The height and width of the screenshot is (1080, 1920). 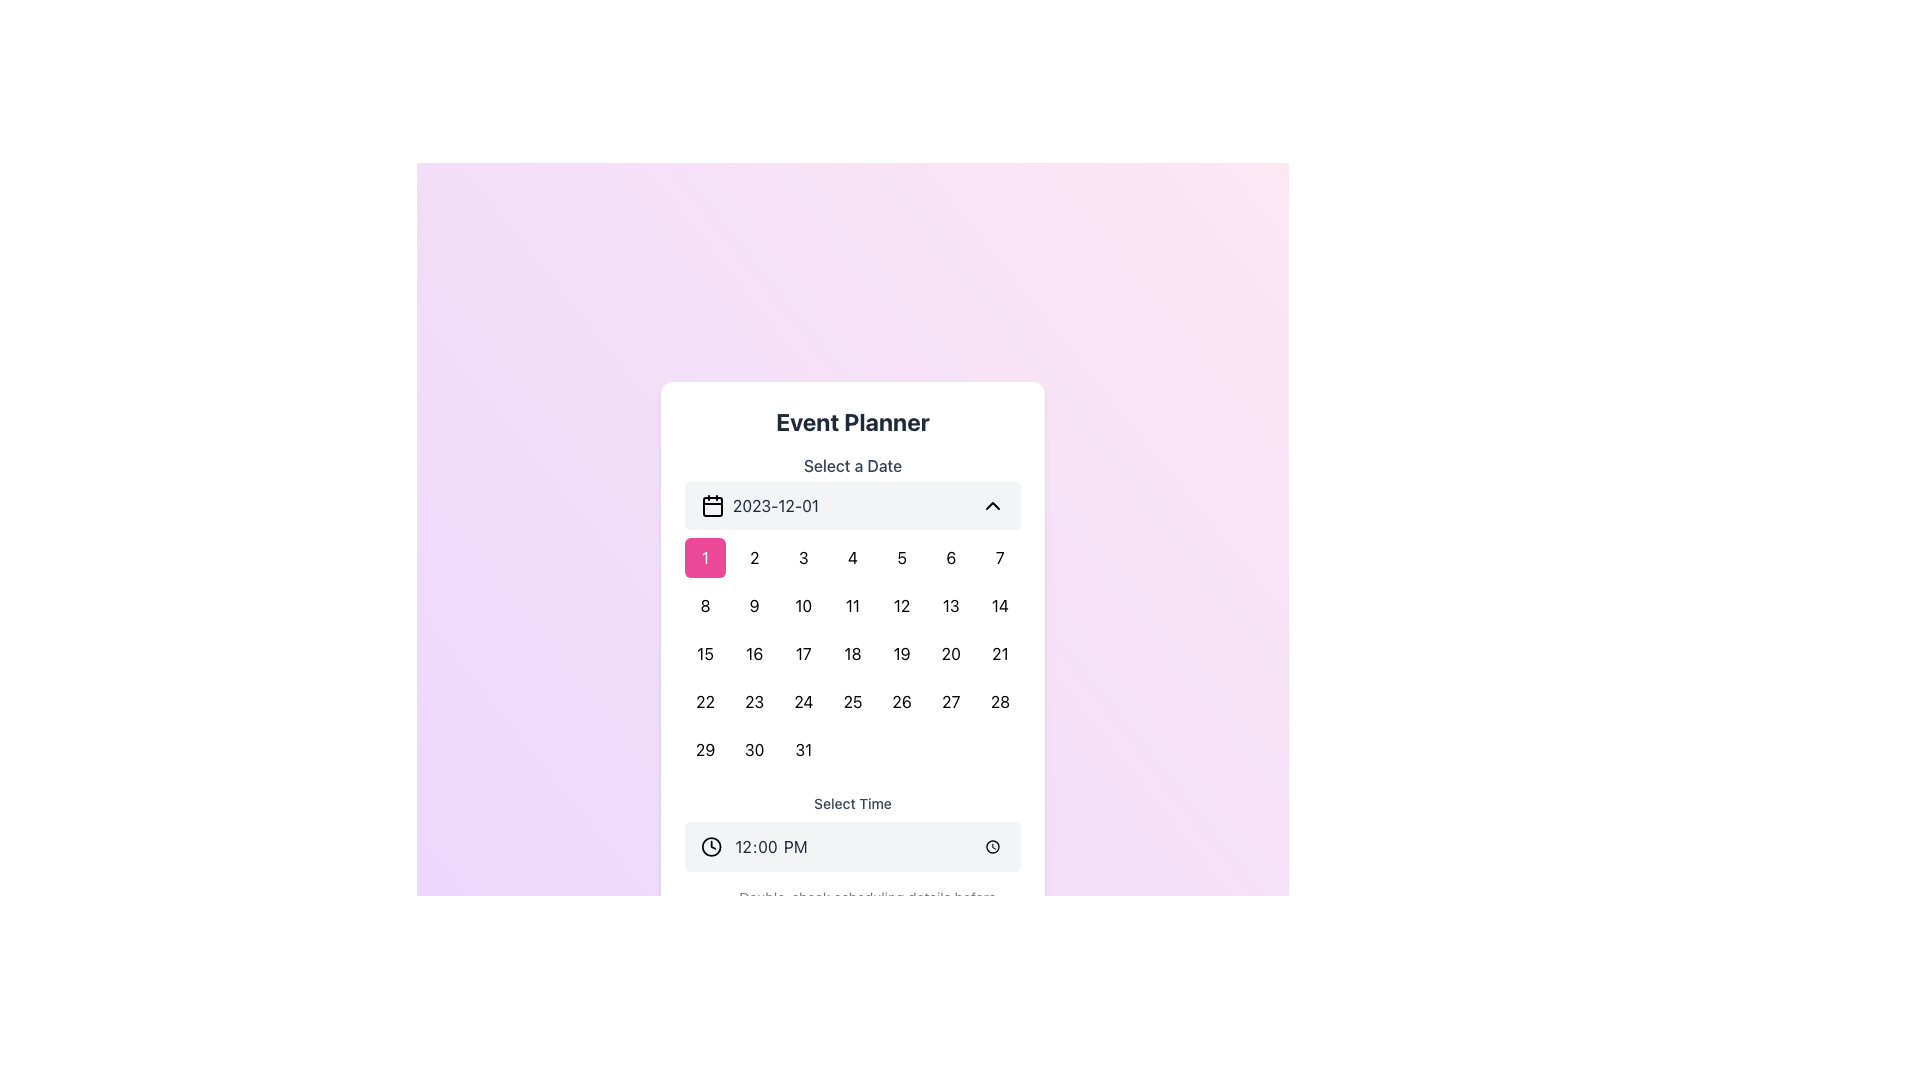 I want to click on the button labeled '8' in the second row, first column of the calendar grid, so click(x=705, y=604).